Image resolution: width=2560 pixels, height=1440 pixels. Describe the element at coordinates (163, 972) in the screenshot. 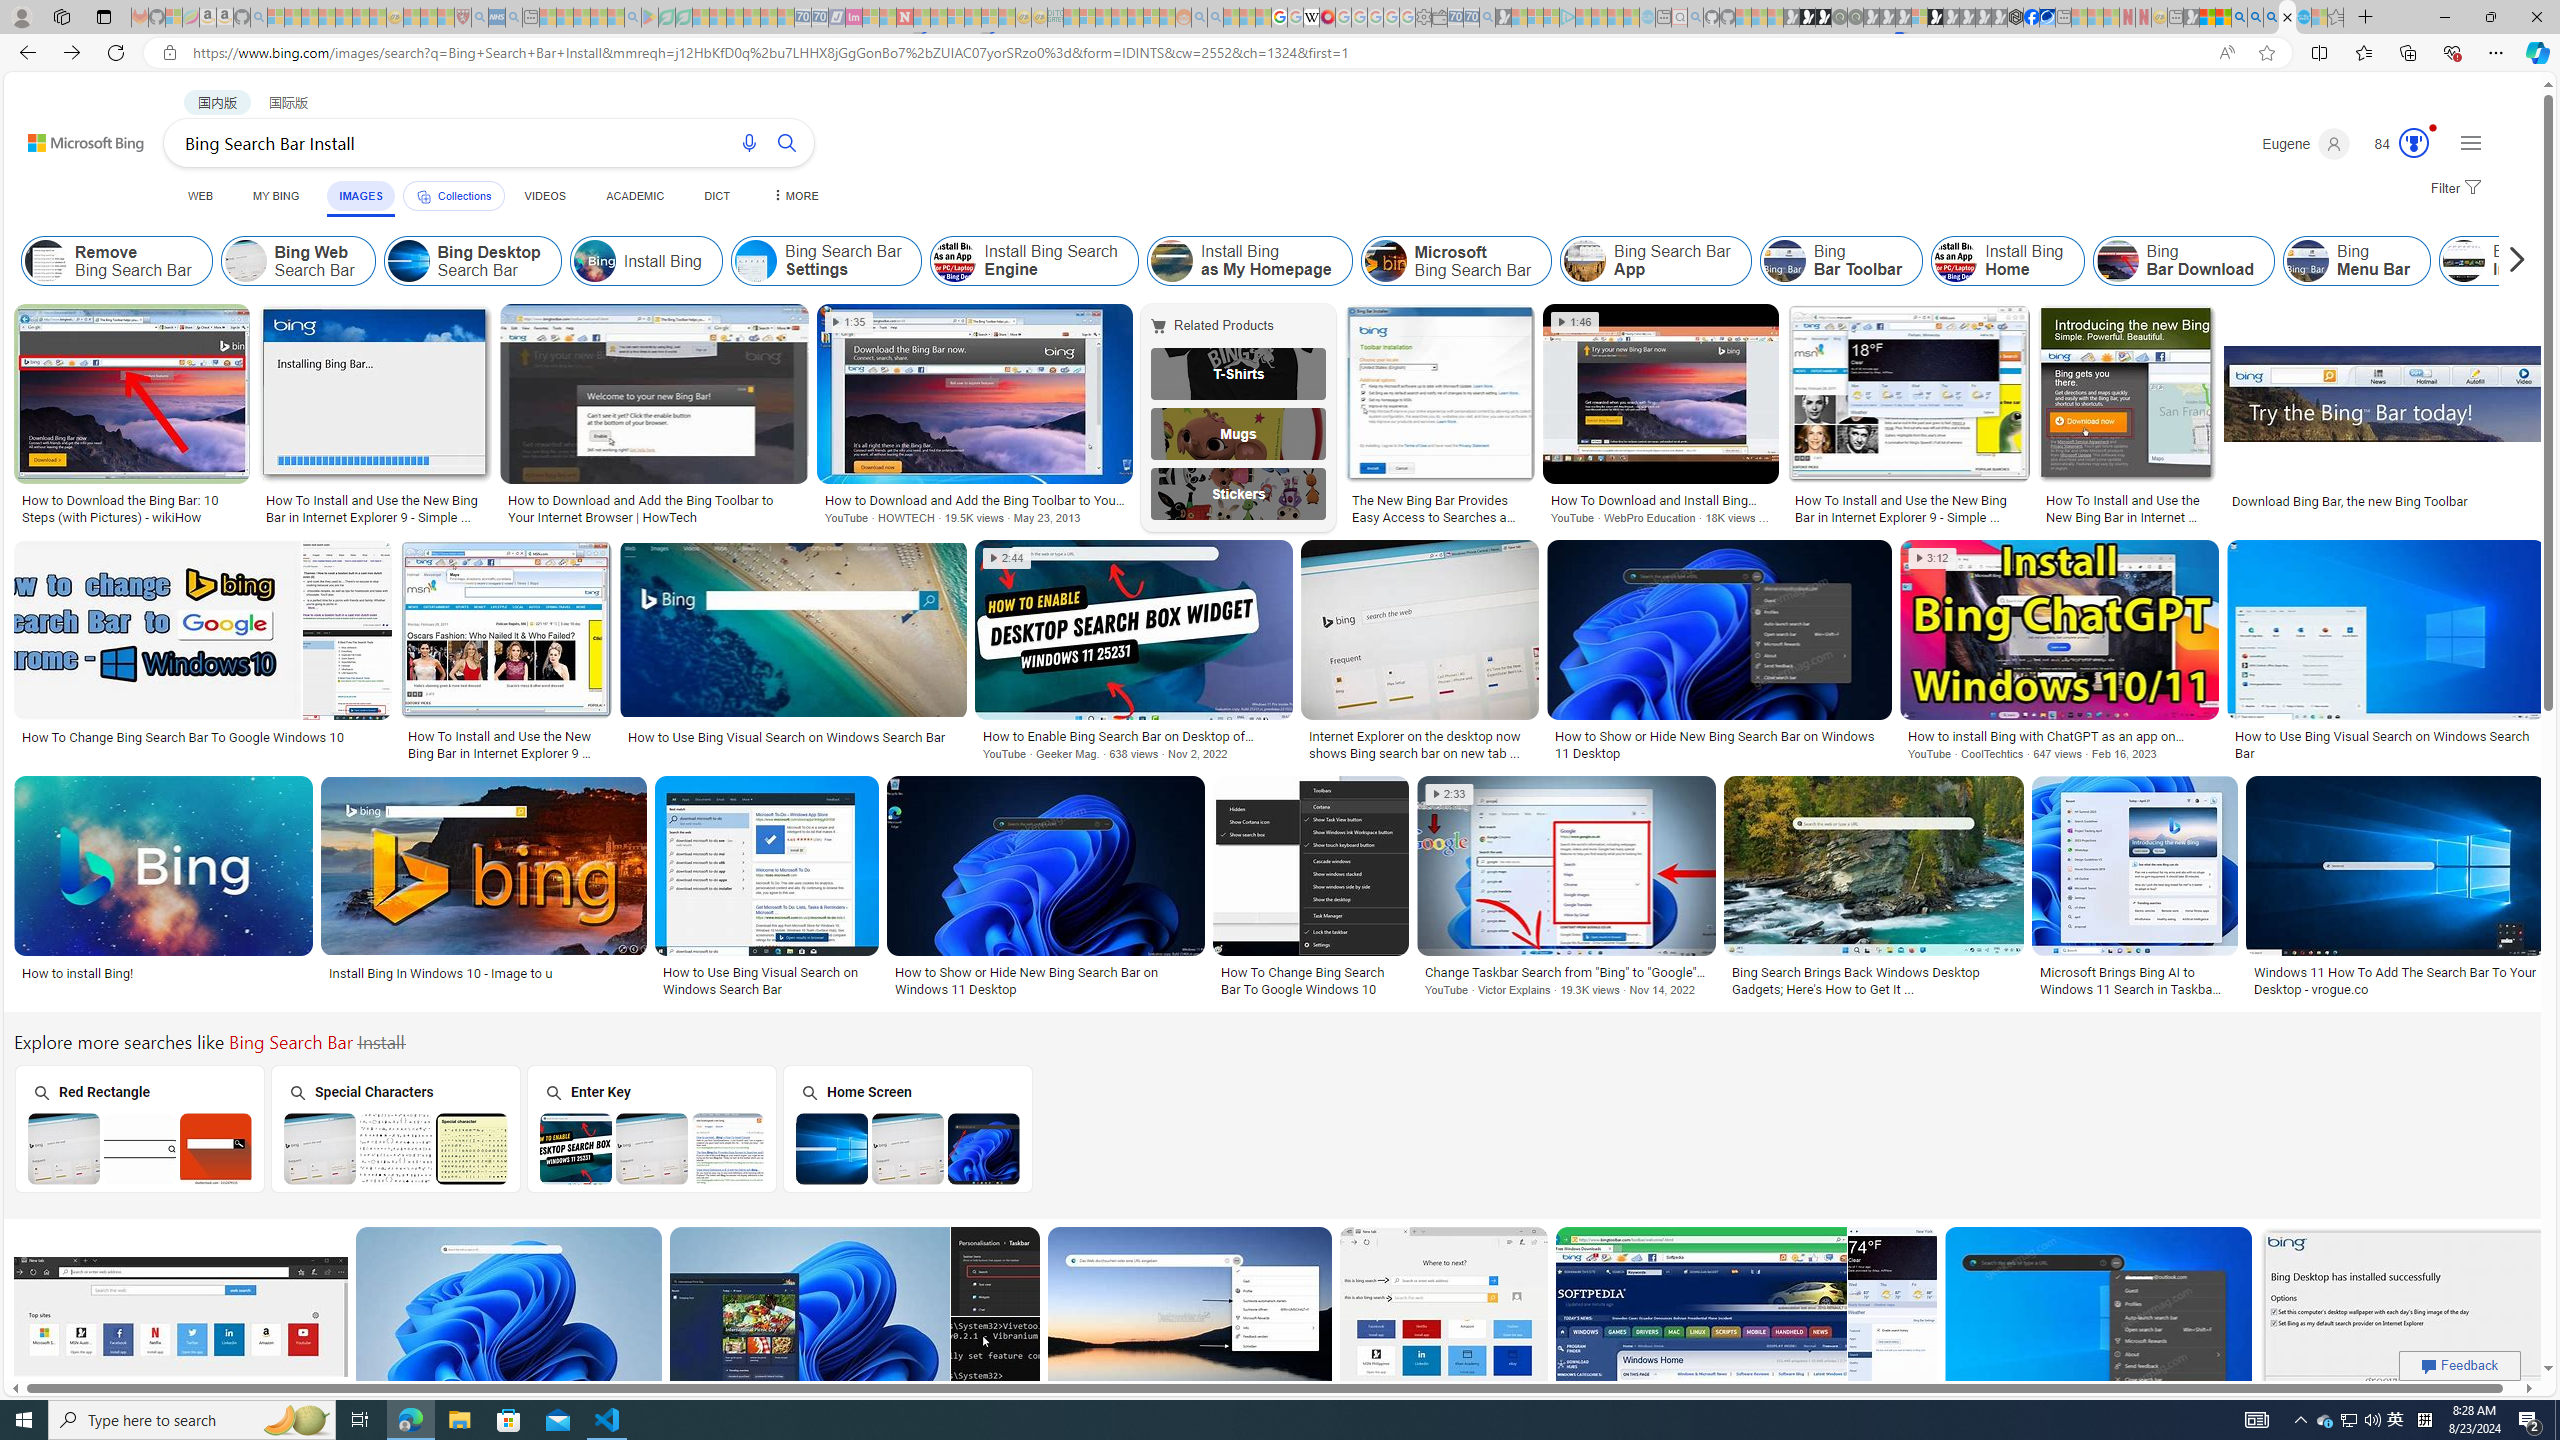

I see `'How to install Bing!'` at that location.